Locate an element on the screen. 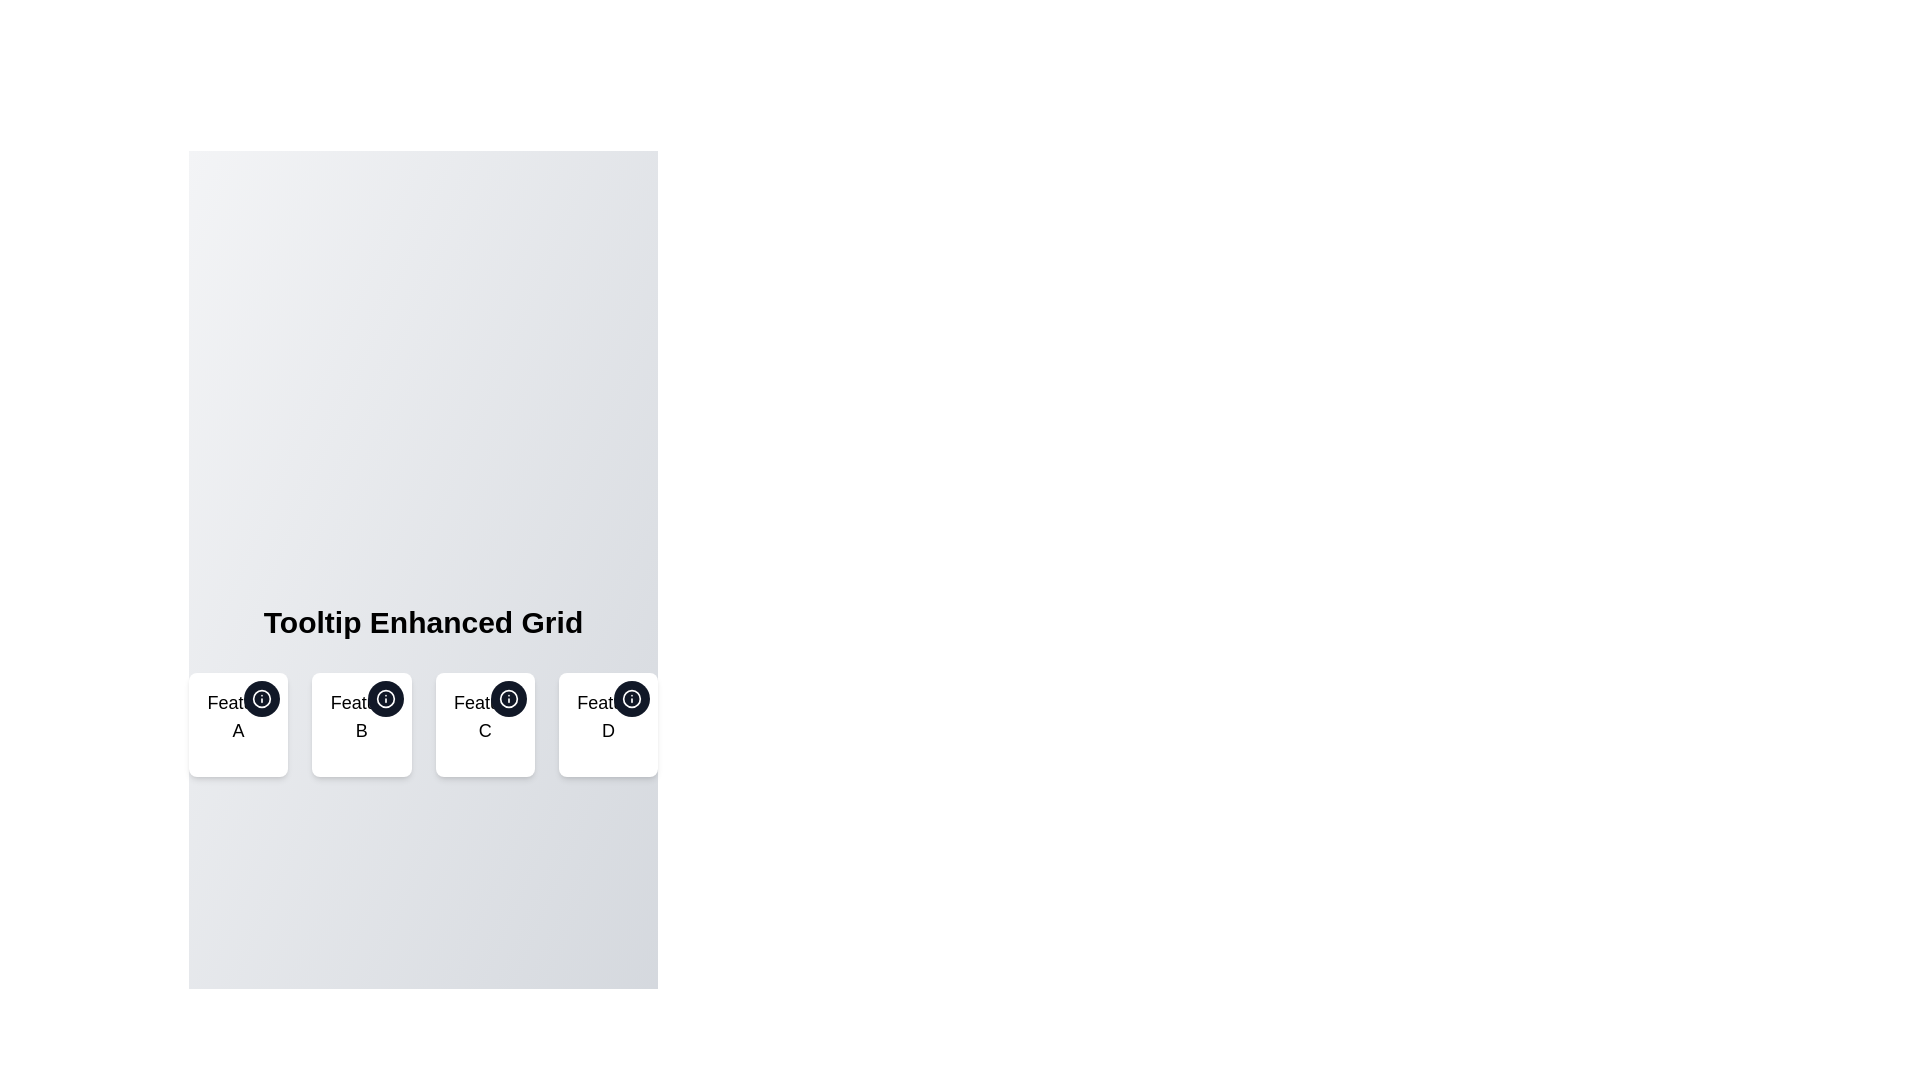 The image size is (1920, 1080). the informational Vector-based icon located inside the circular button in the top-right corner of the 'Feat D' feature card is located at coordinates (631, 697).